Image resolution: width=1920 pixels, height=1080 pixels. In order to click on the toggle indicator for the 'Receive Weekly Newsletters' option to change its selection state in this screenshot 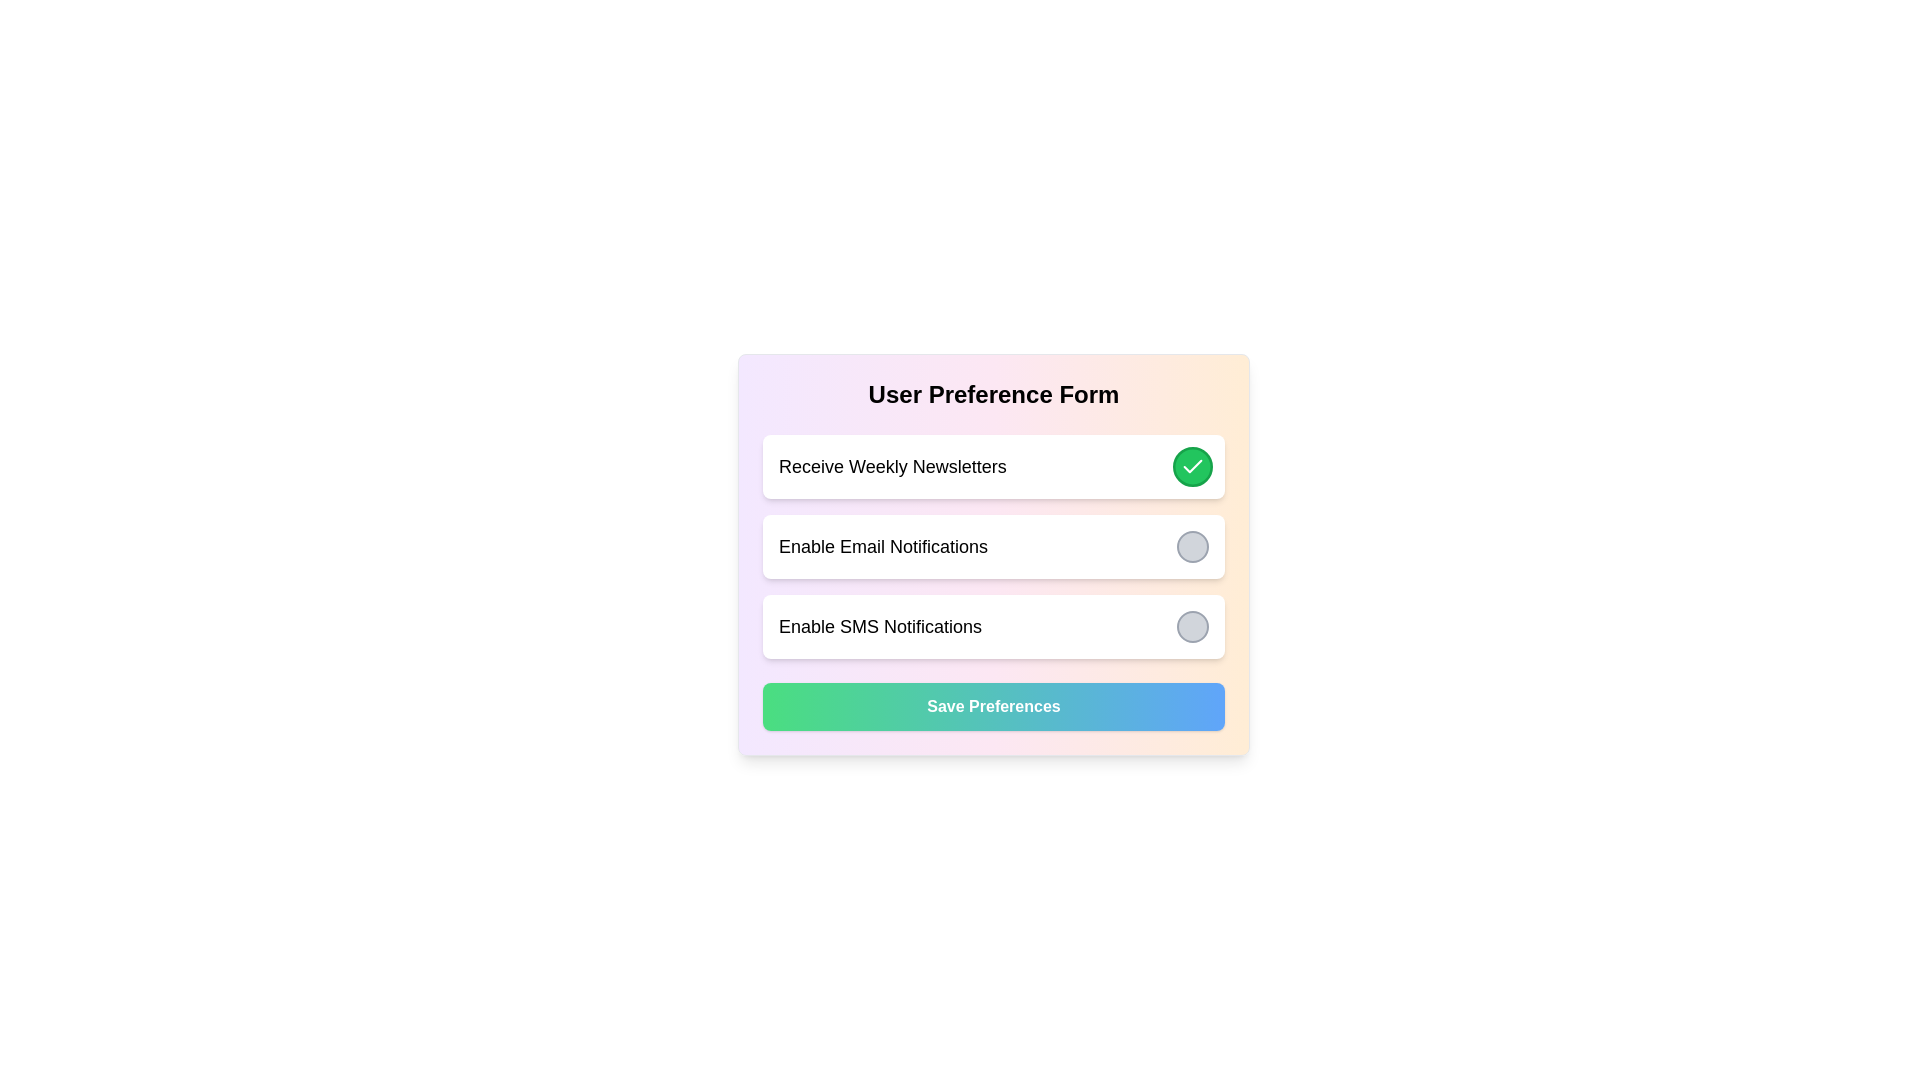, I will do `click(1193, 466)`.